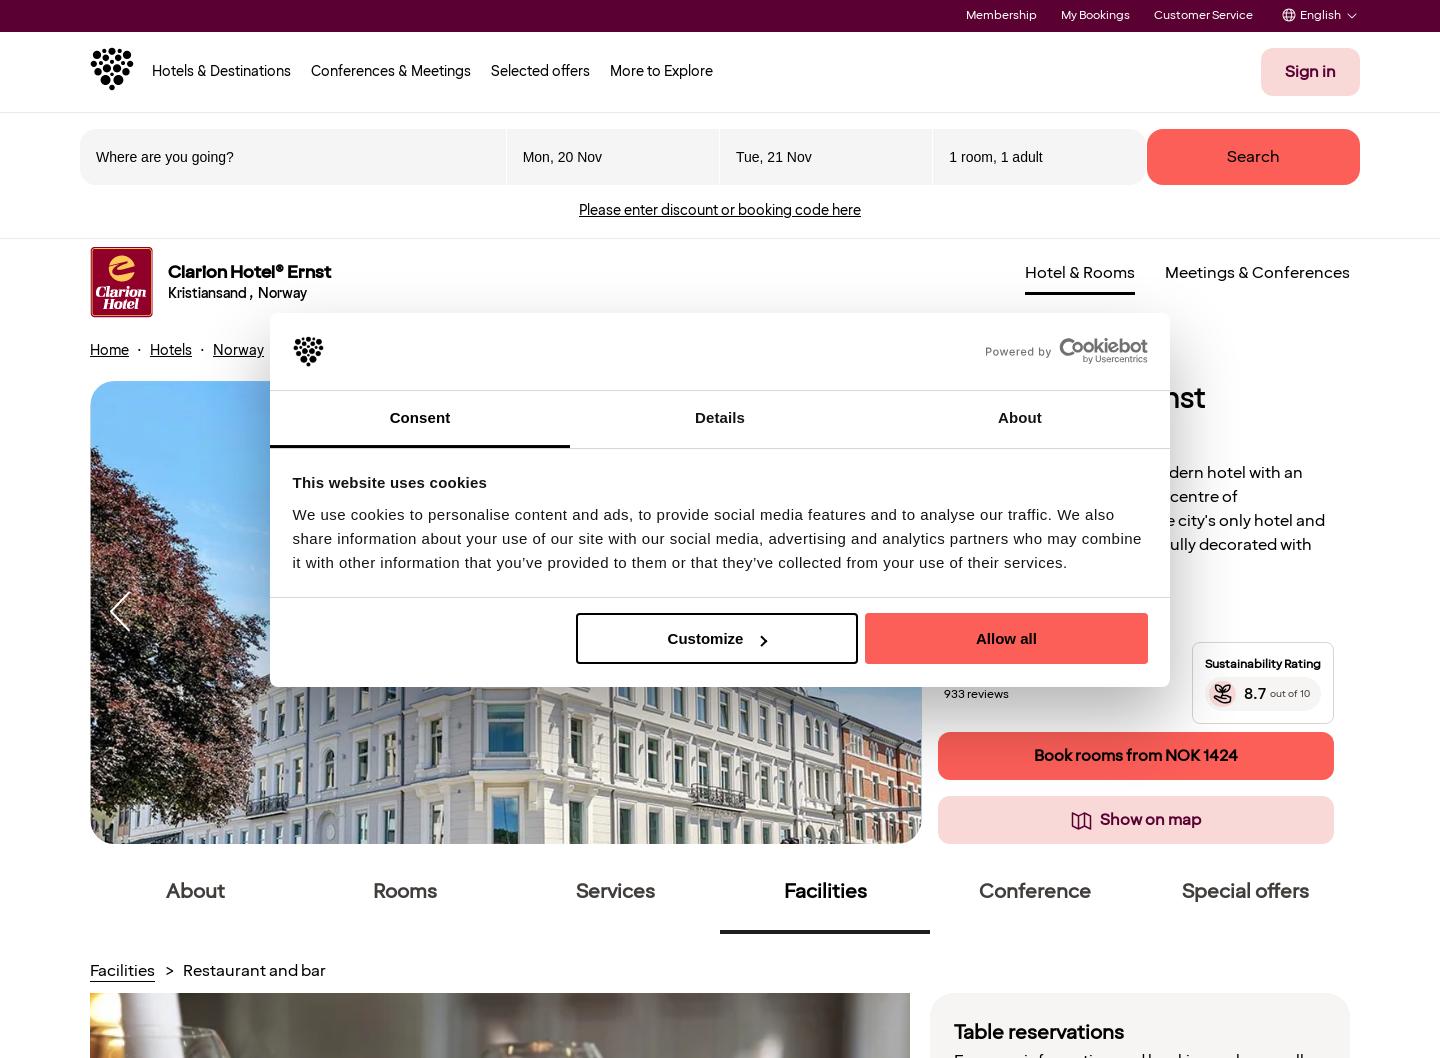 The width and height of the screenshot is (1440, 1058). Describe the element at coordinates (325, 349) in the screenshot. I see `'Kristiansand'` at that location.